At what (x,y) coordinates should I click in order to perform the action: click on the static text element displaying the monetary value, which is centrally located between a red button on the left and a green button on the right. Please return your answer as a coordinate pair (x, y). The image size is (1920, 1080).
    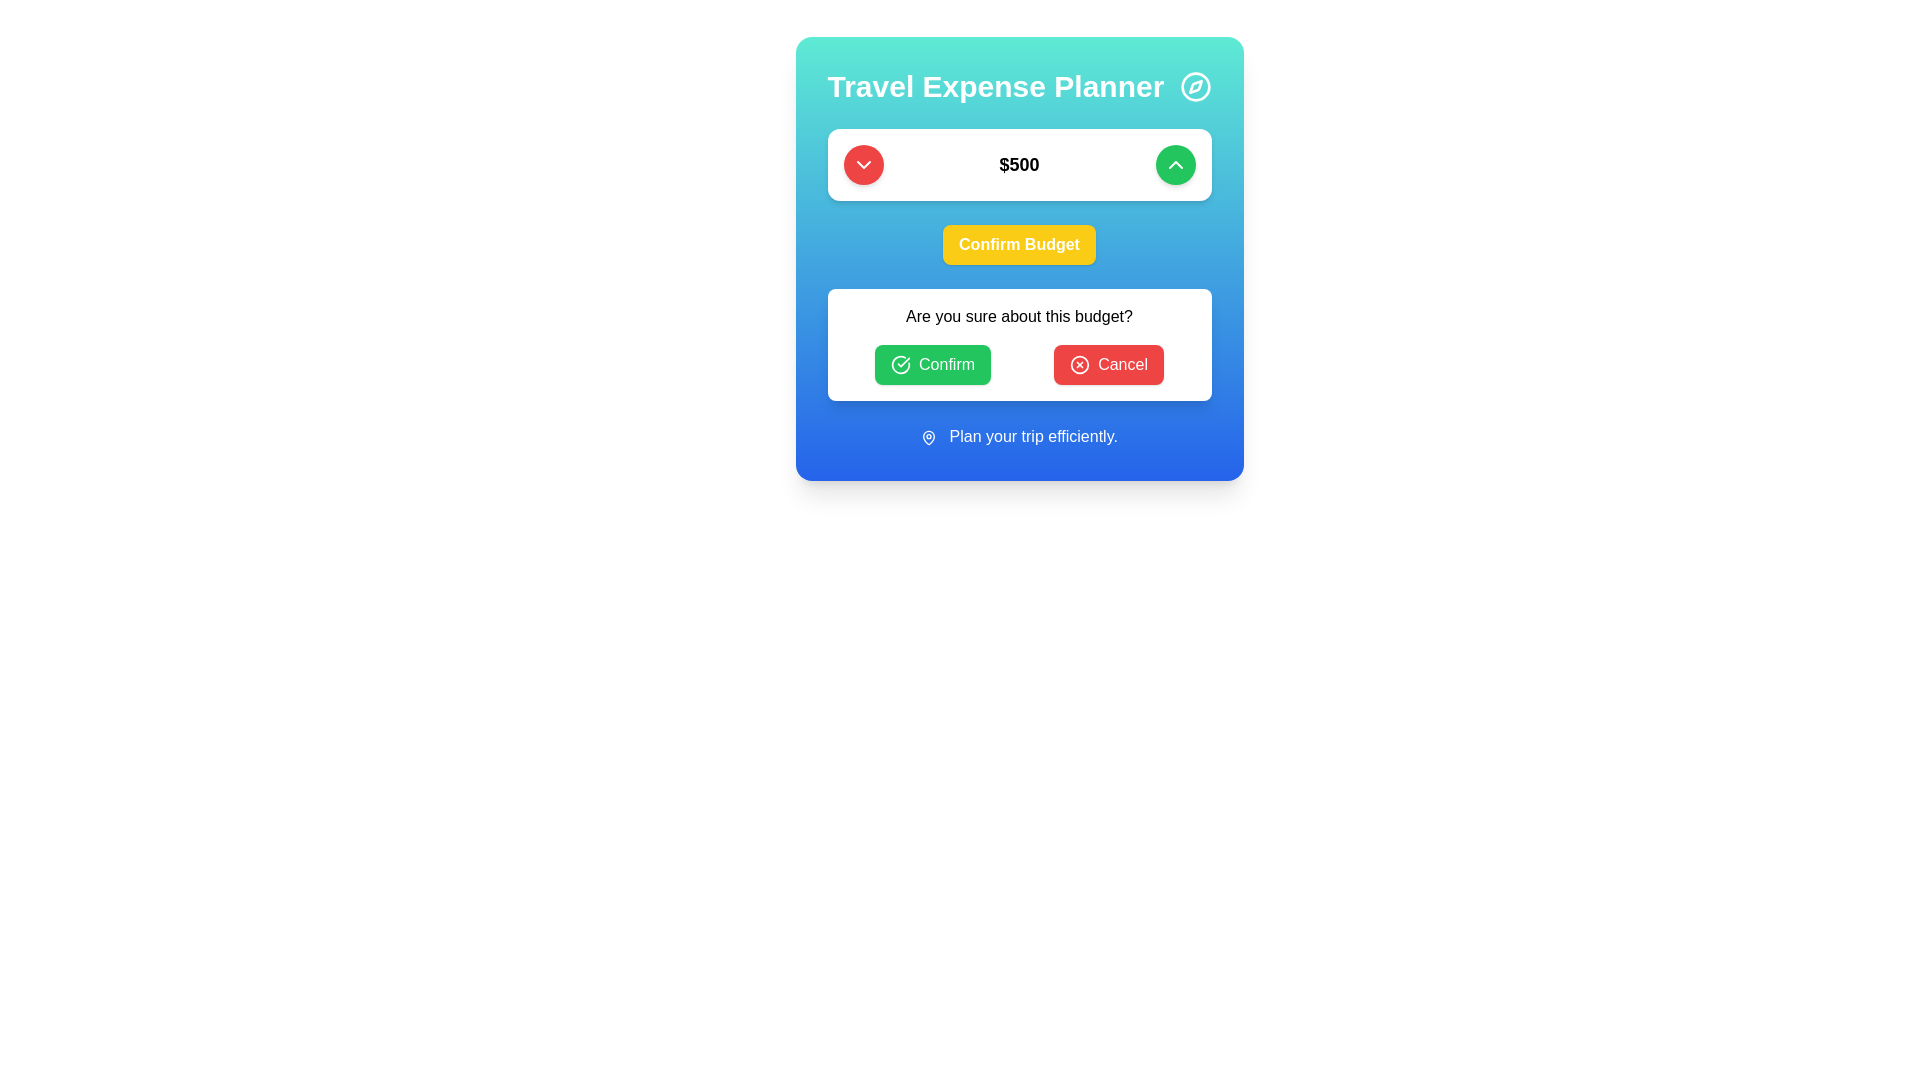
    Looking at the image, I should click on (1019, 164).